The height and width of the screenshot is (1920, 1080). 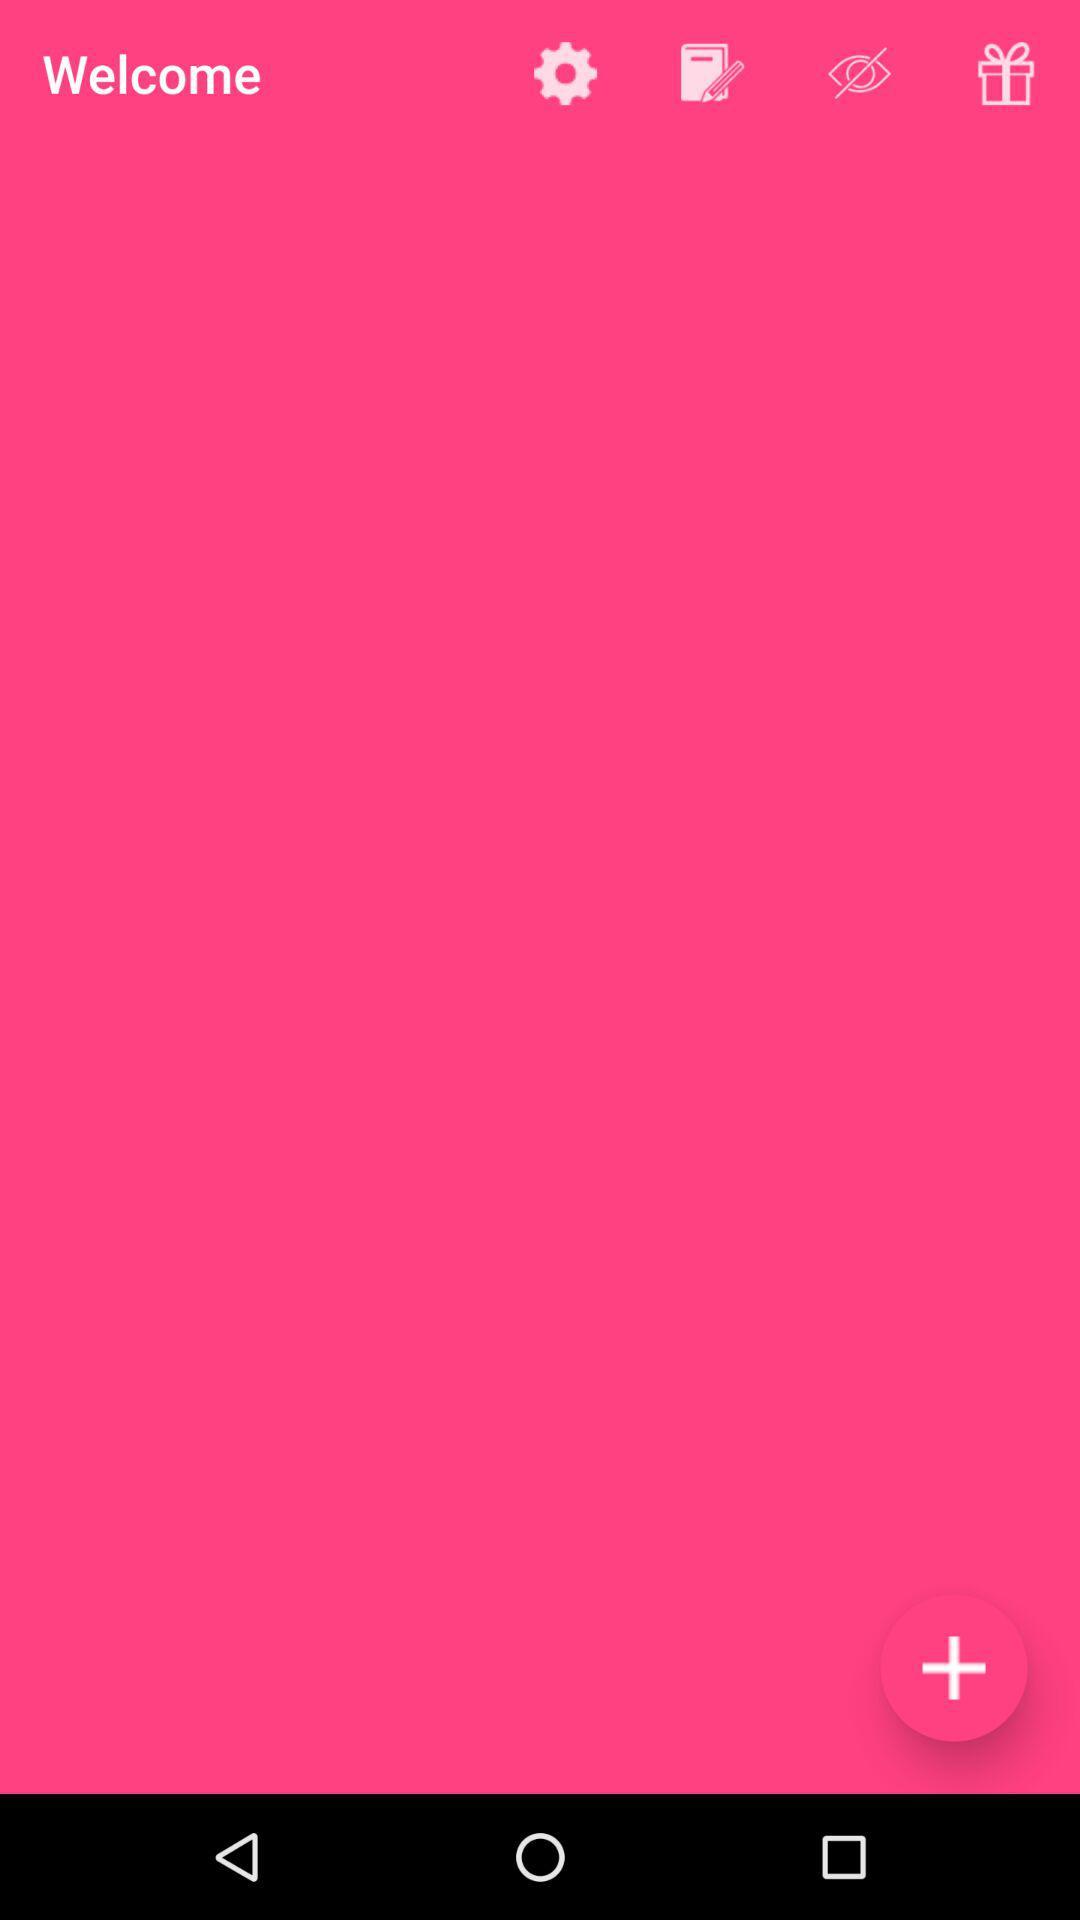 I want to click on hide information, so click(x=858, y=73).